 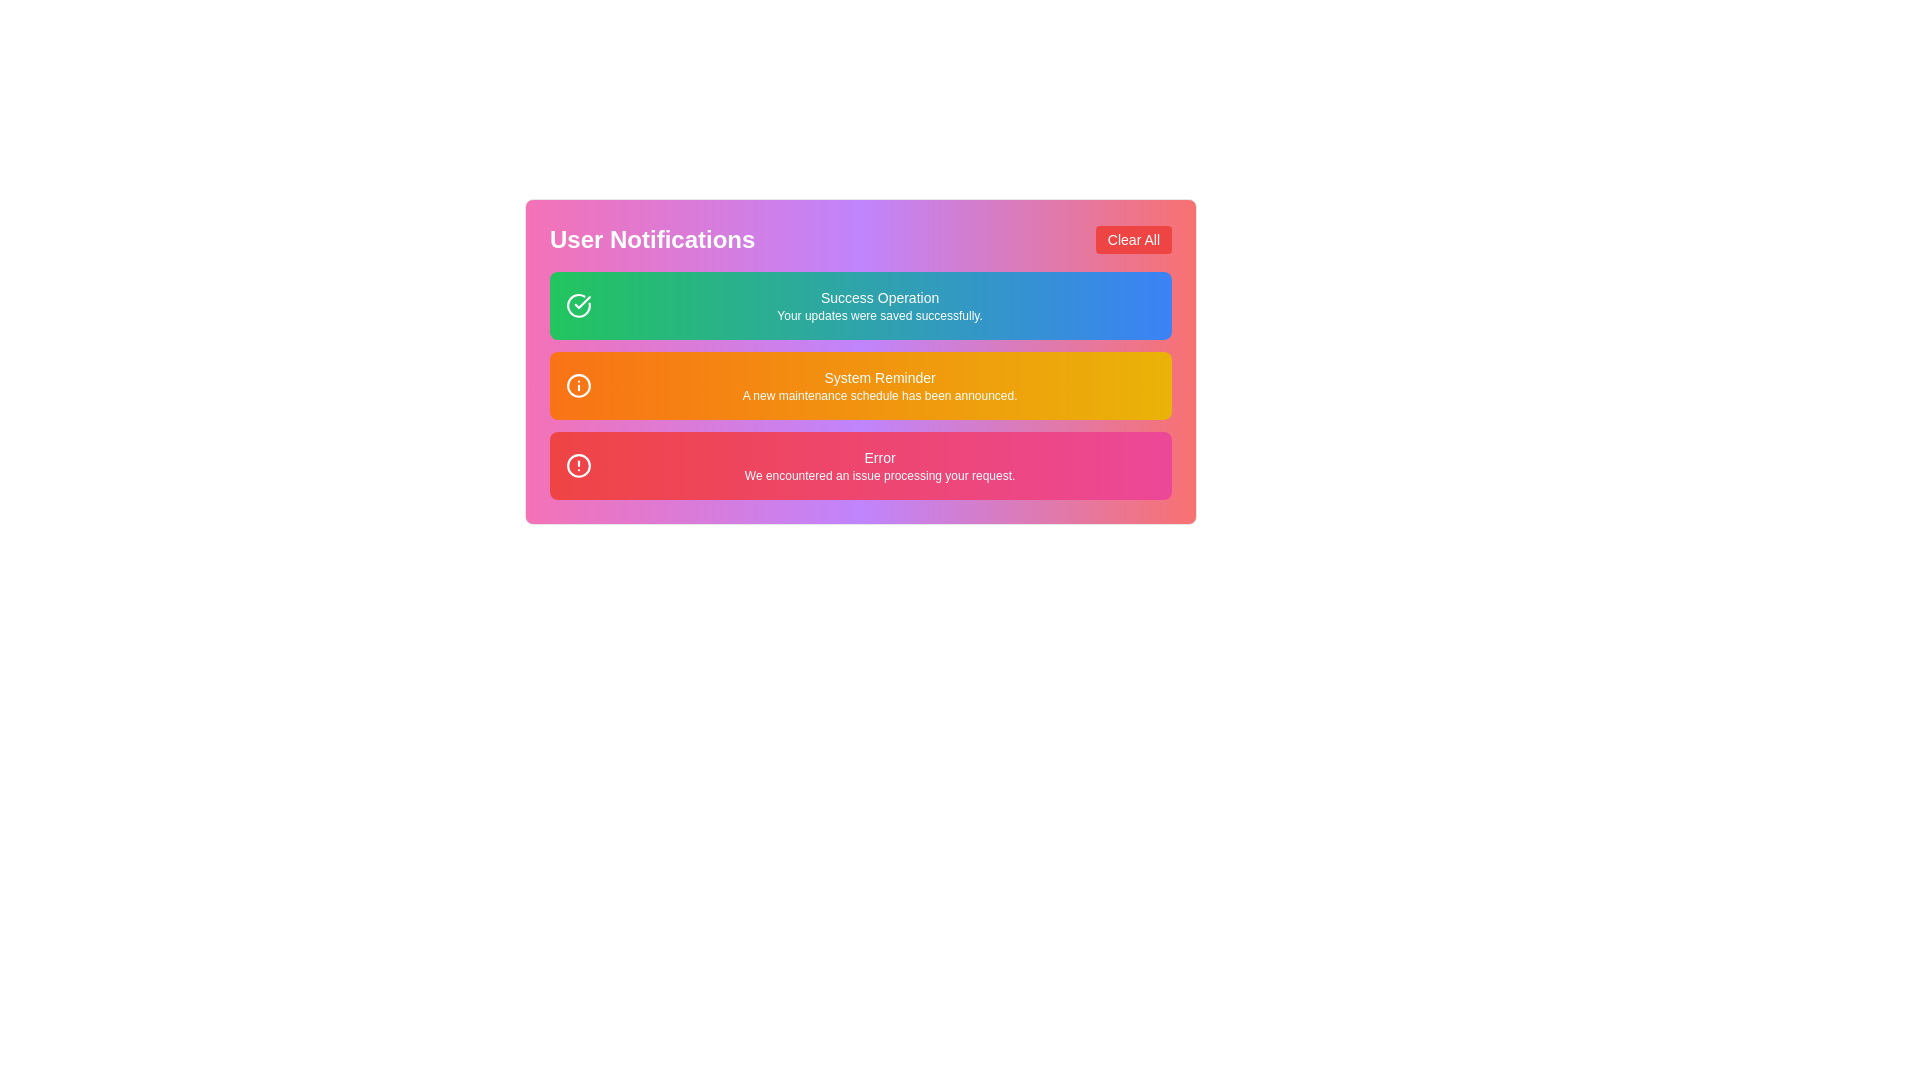 I want to click on the notification icon located at the leftmost side of the middle notification card with a gradient orange background that contains the text 'System Reminder', so click(x=578, y=385).